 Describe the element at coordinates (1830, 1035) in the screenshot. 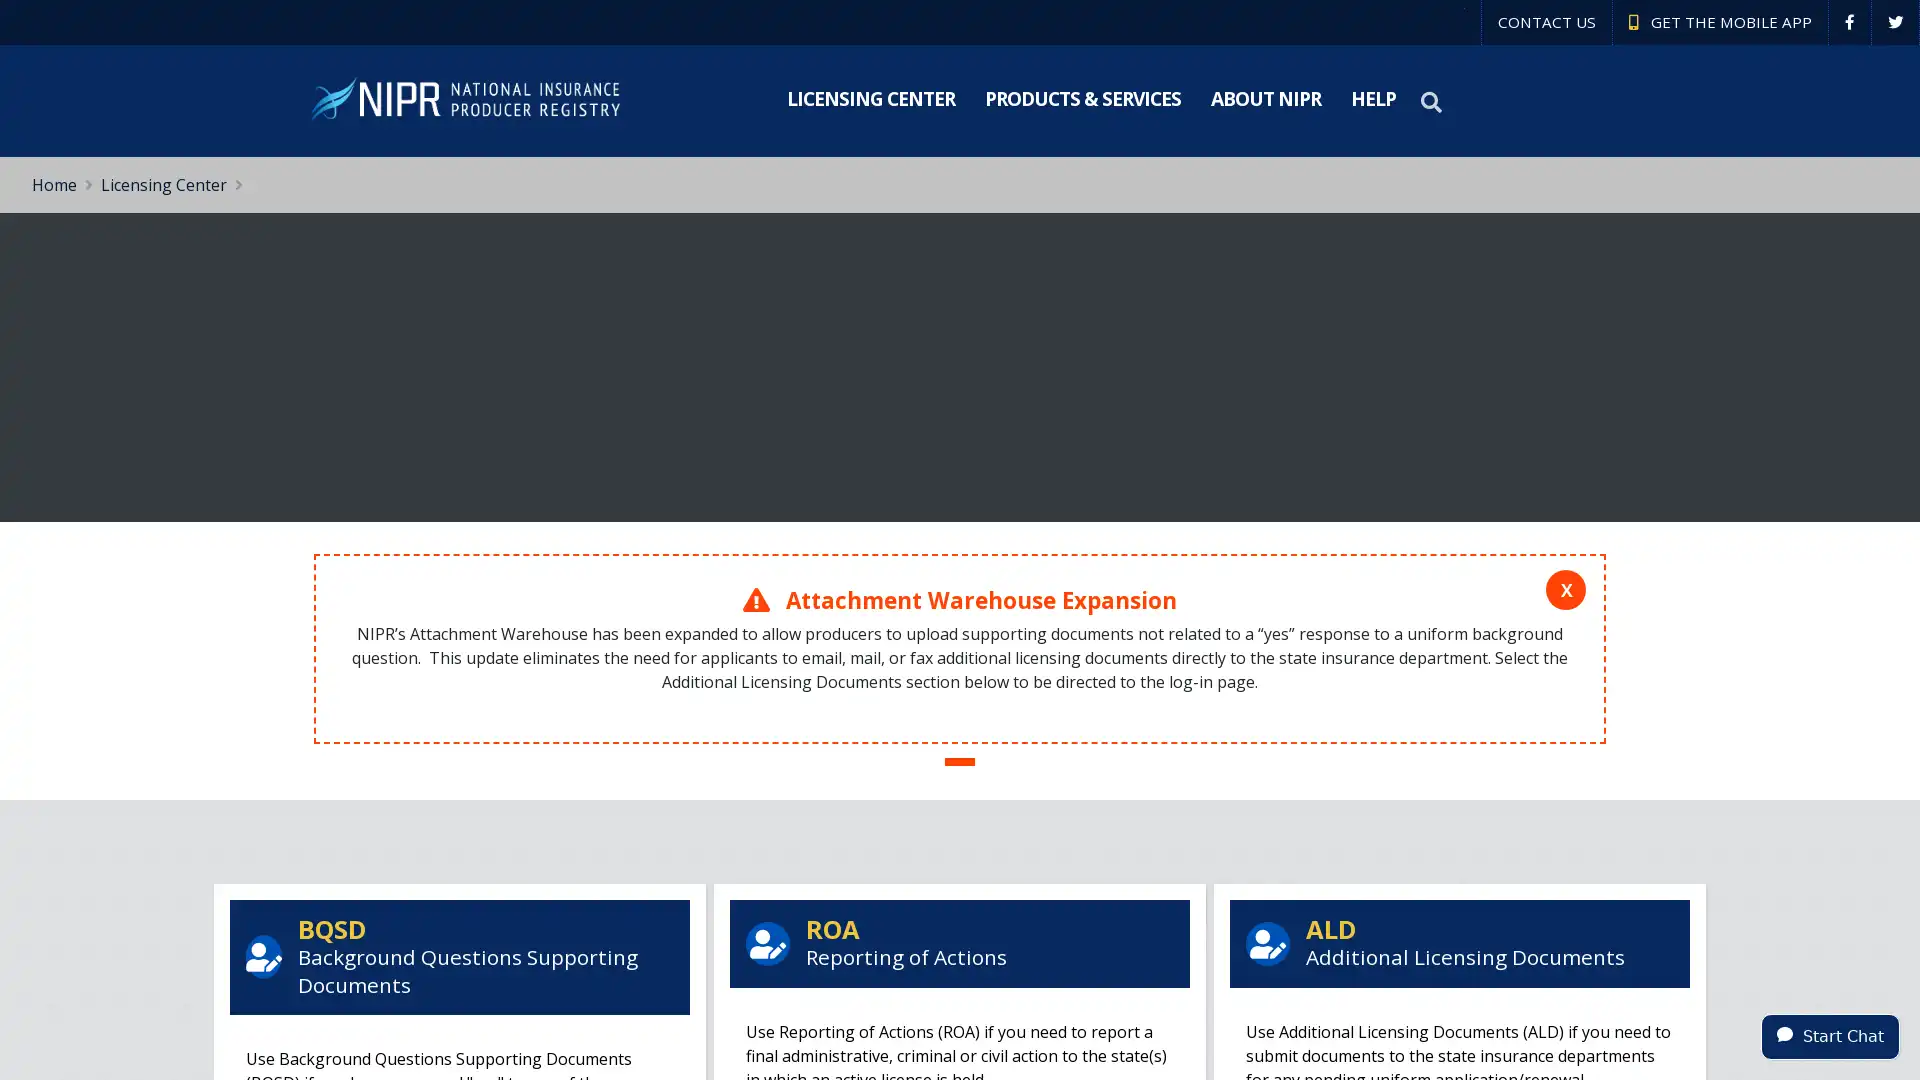

I see `Start Chat` at that location.